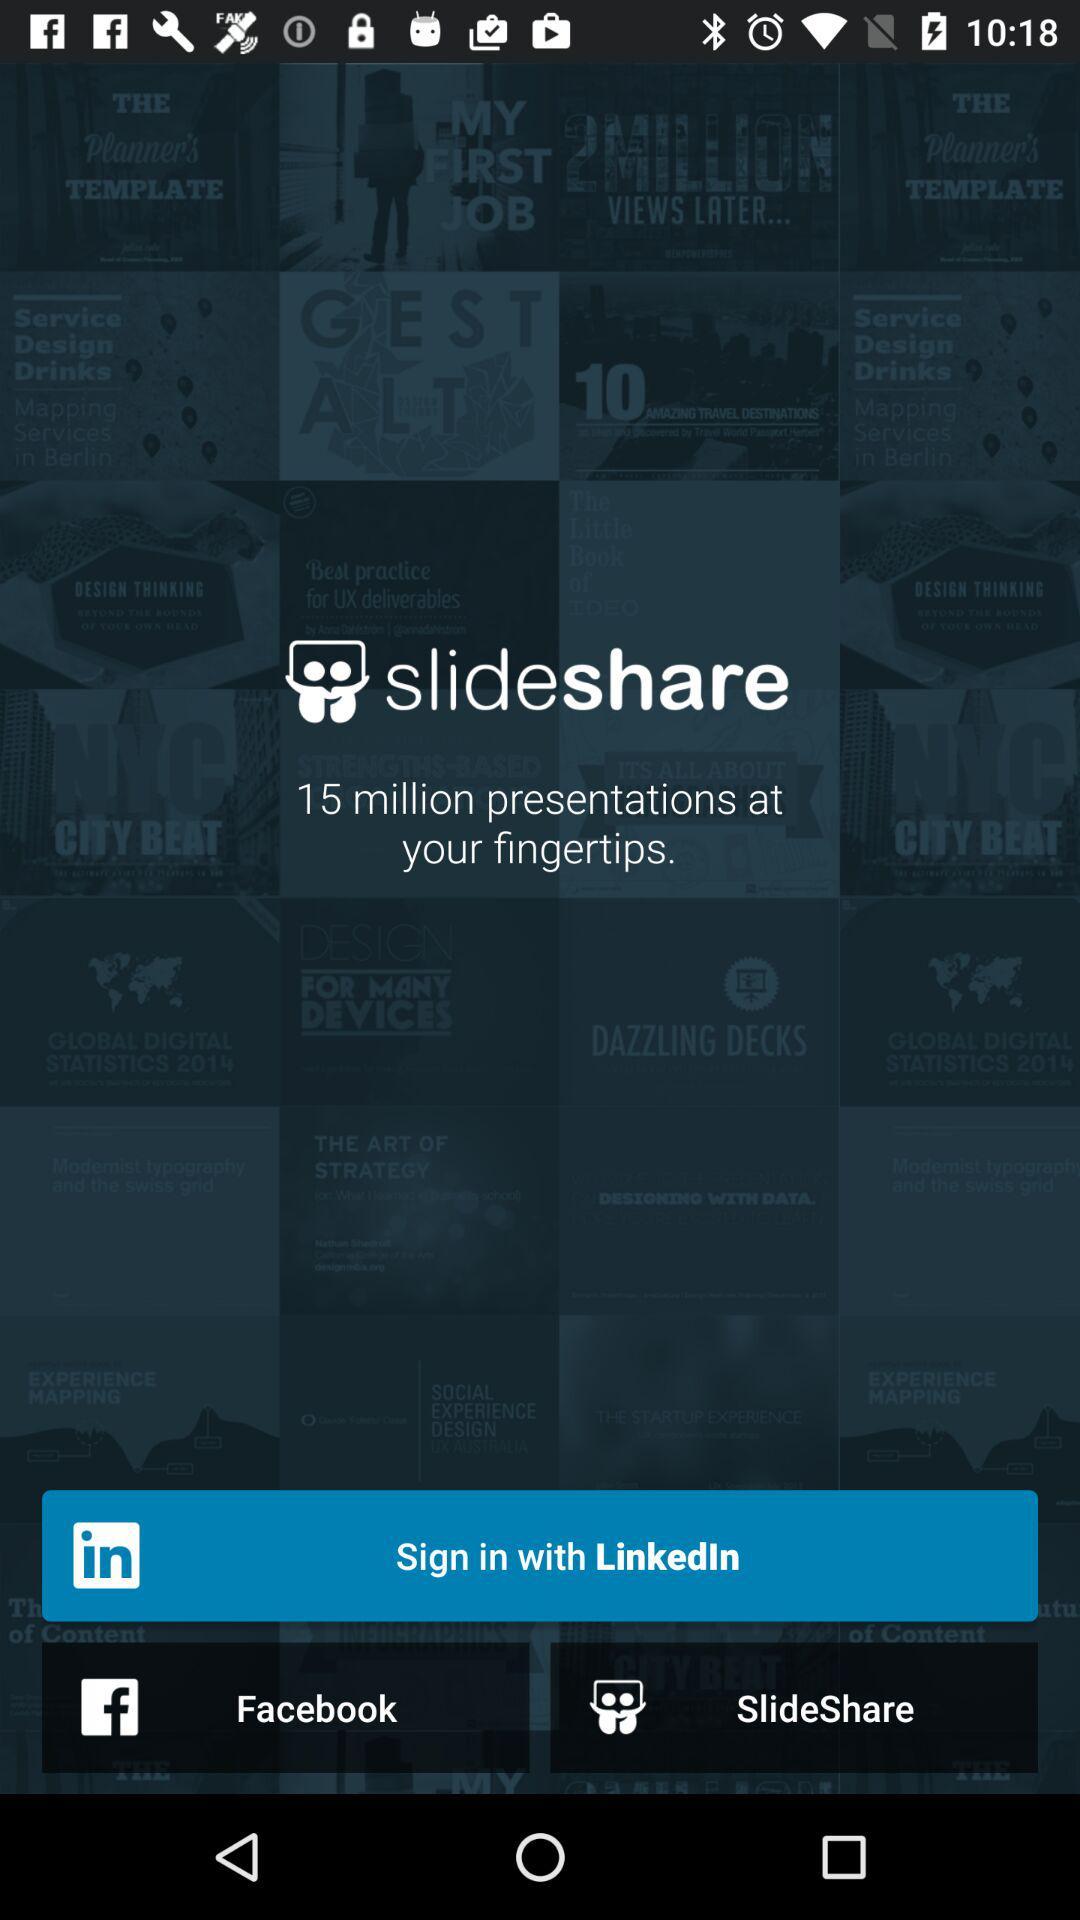  Describe the element at coordinates (793, 1706) in the screenshot. I see `the slideshare icon` at that location.